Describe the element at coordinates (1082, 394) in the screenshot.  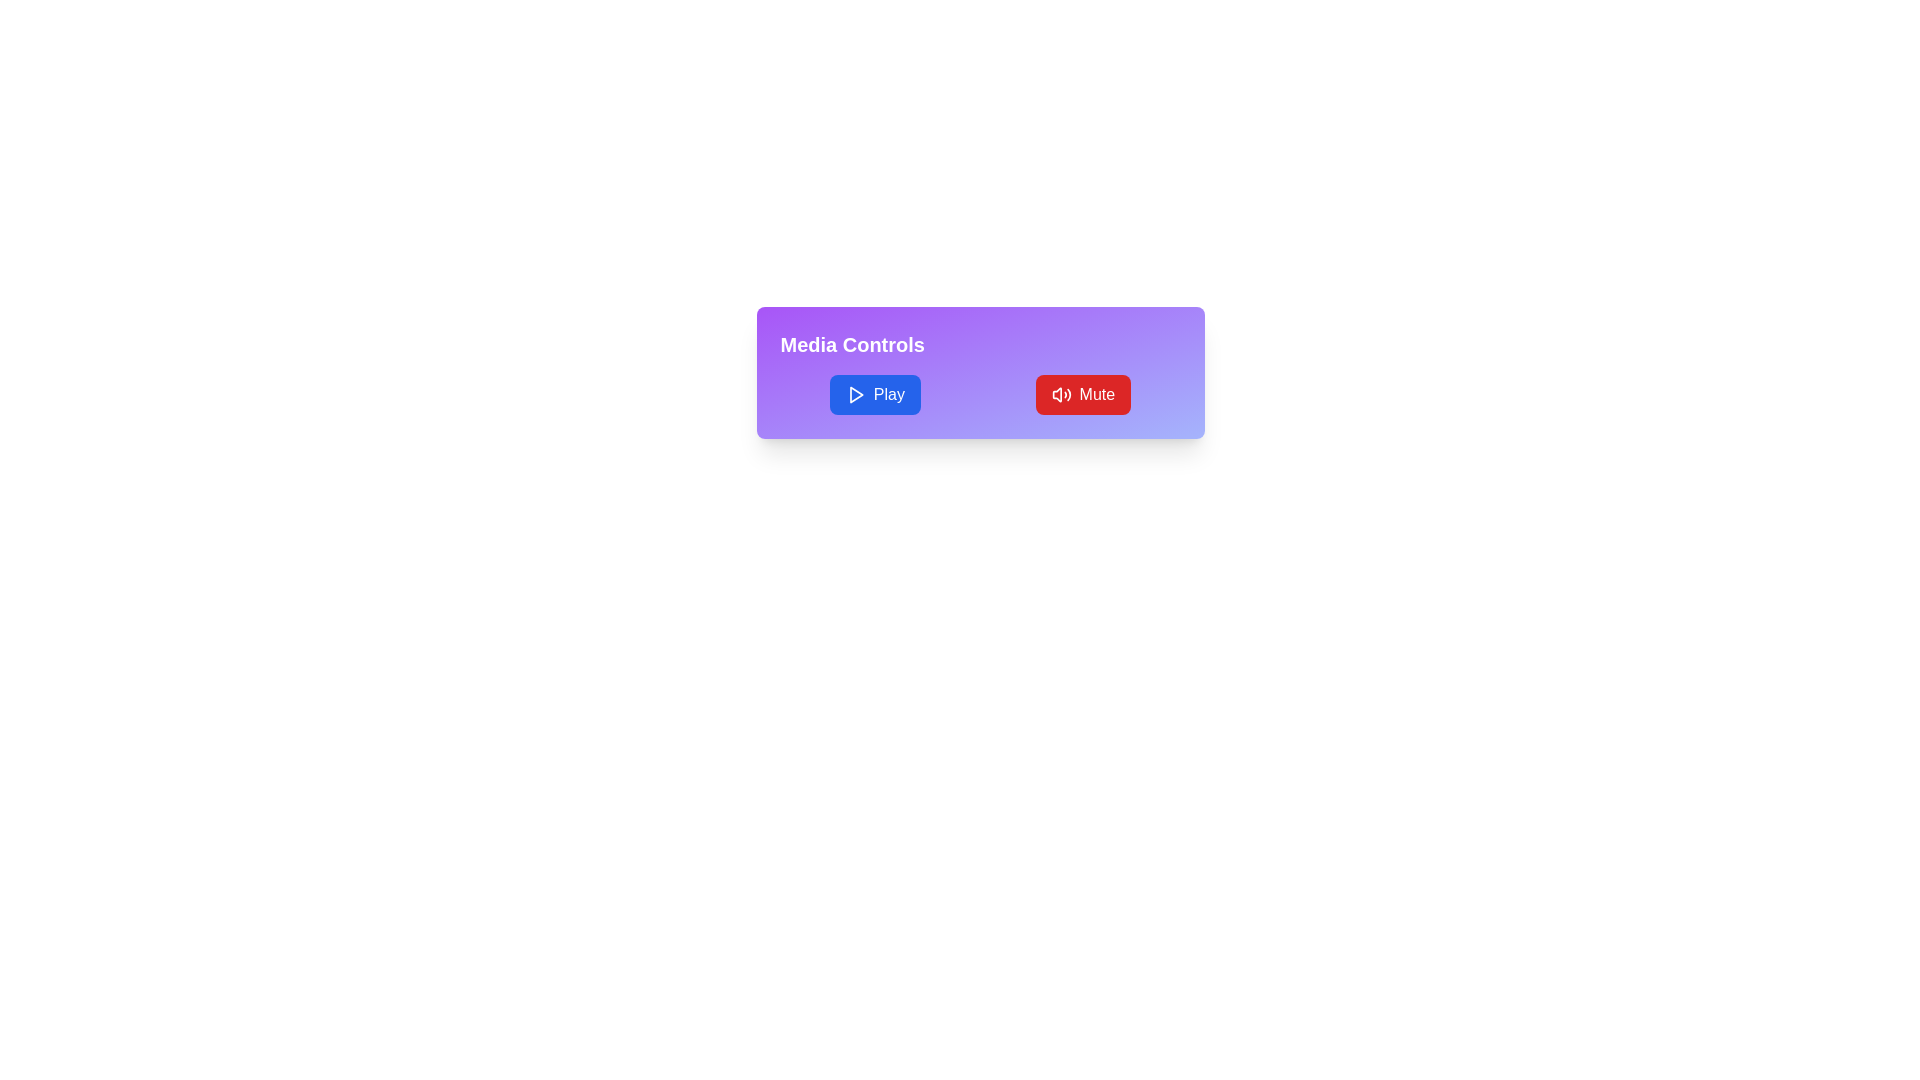
I see `the 'Mute' button to toggle the mute state` at that location.